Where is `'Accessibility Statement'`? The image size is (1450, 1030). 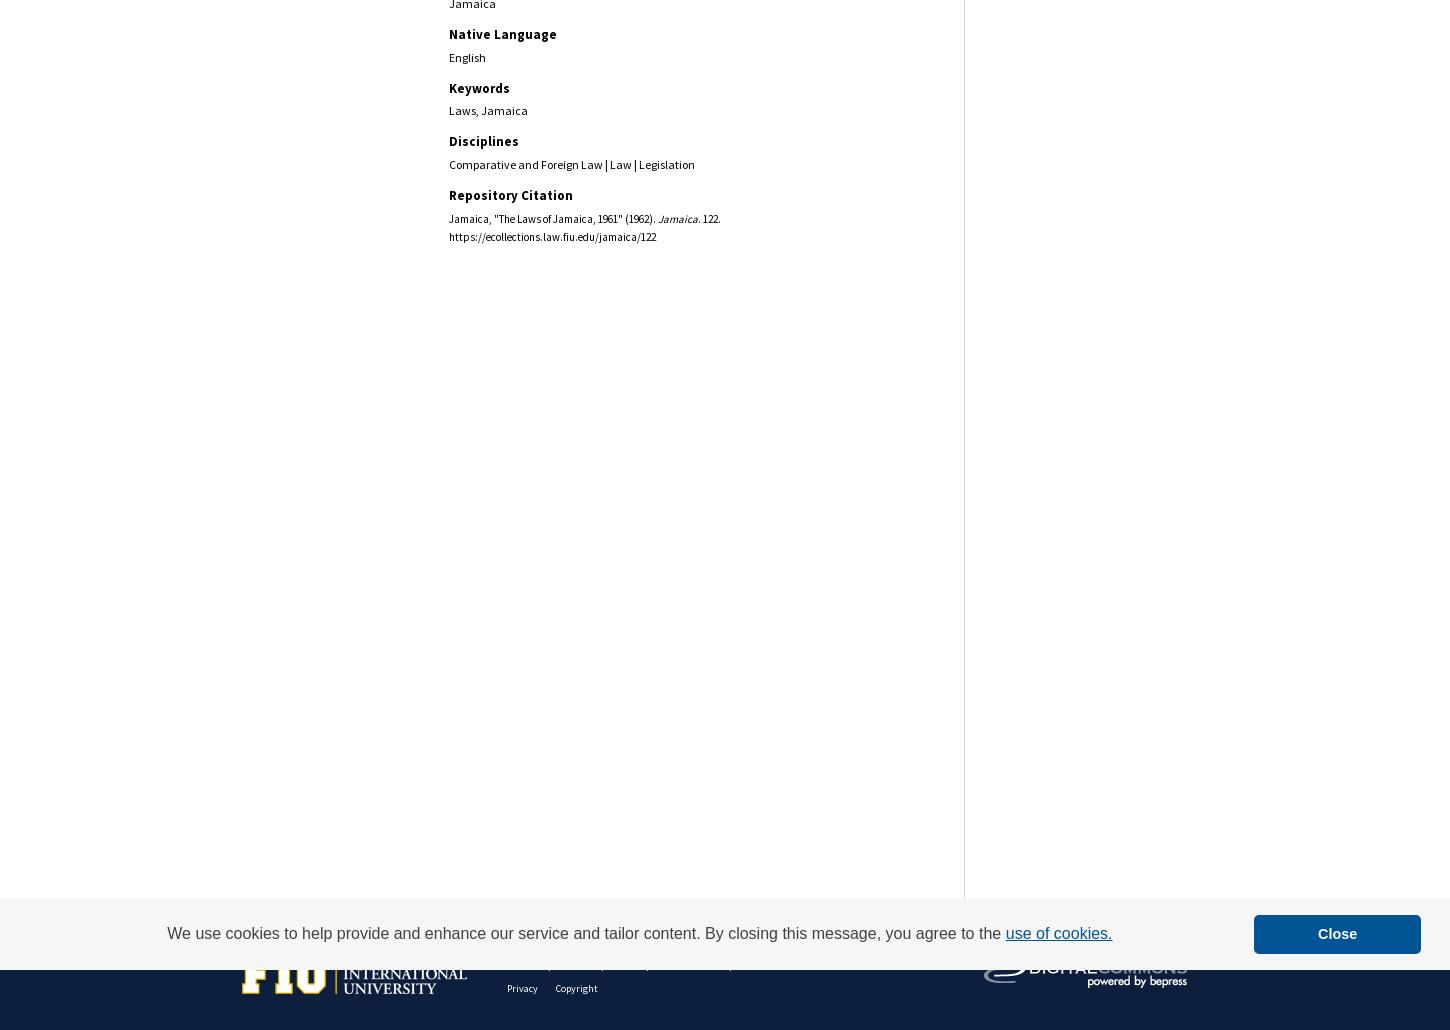
'Accessibility Statement' is located at coordinates (801, 962).